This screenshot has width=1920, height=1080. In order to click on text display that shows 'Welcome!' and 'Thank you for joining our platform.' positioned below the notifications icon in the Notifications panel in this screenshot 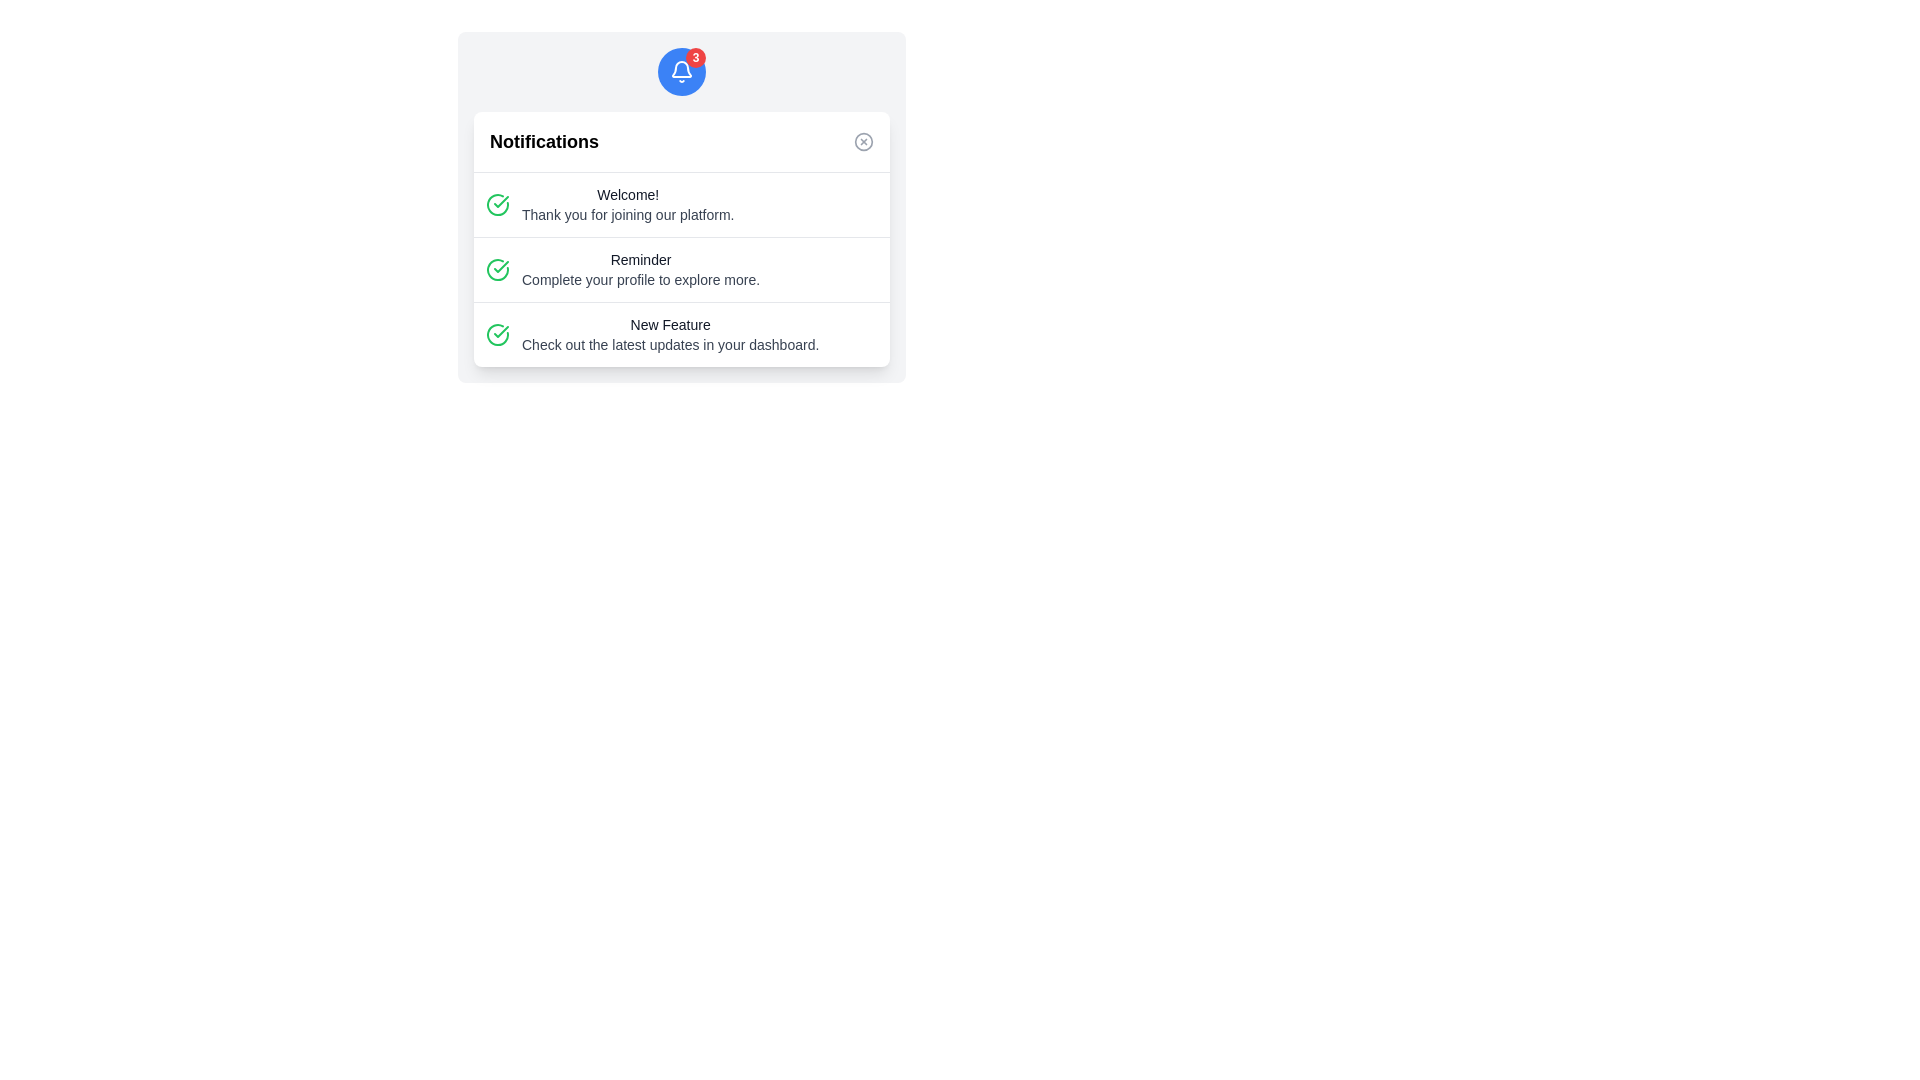, I will do `click(627, 204)`.